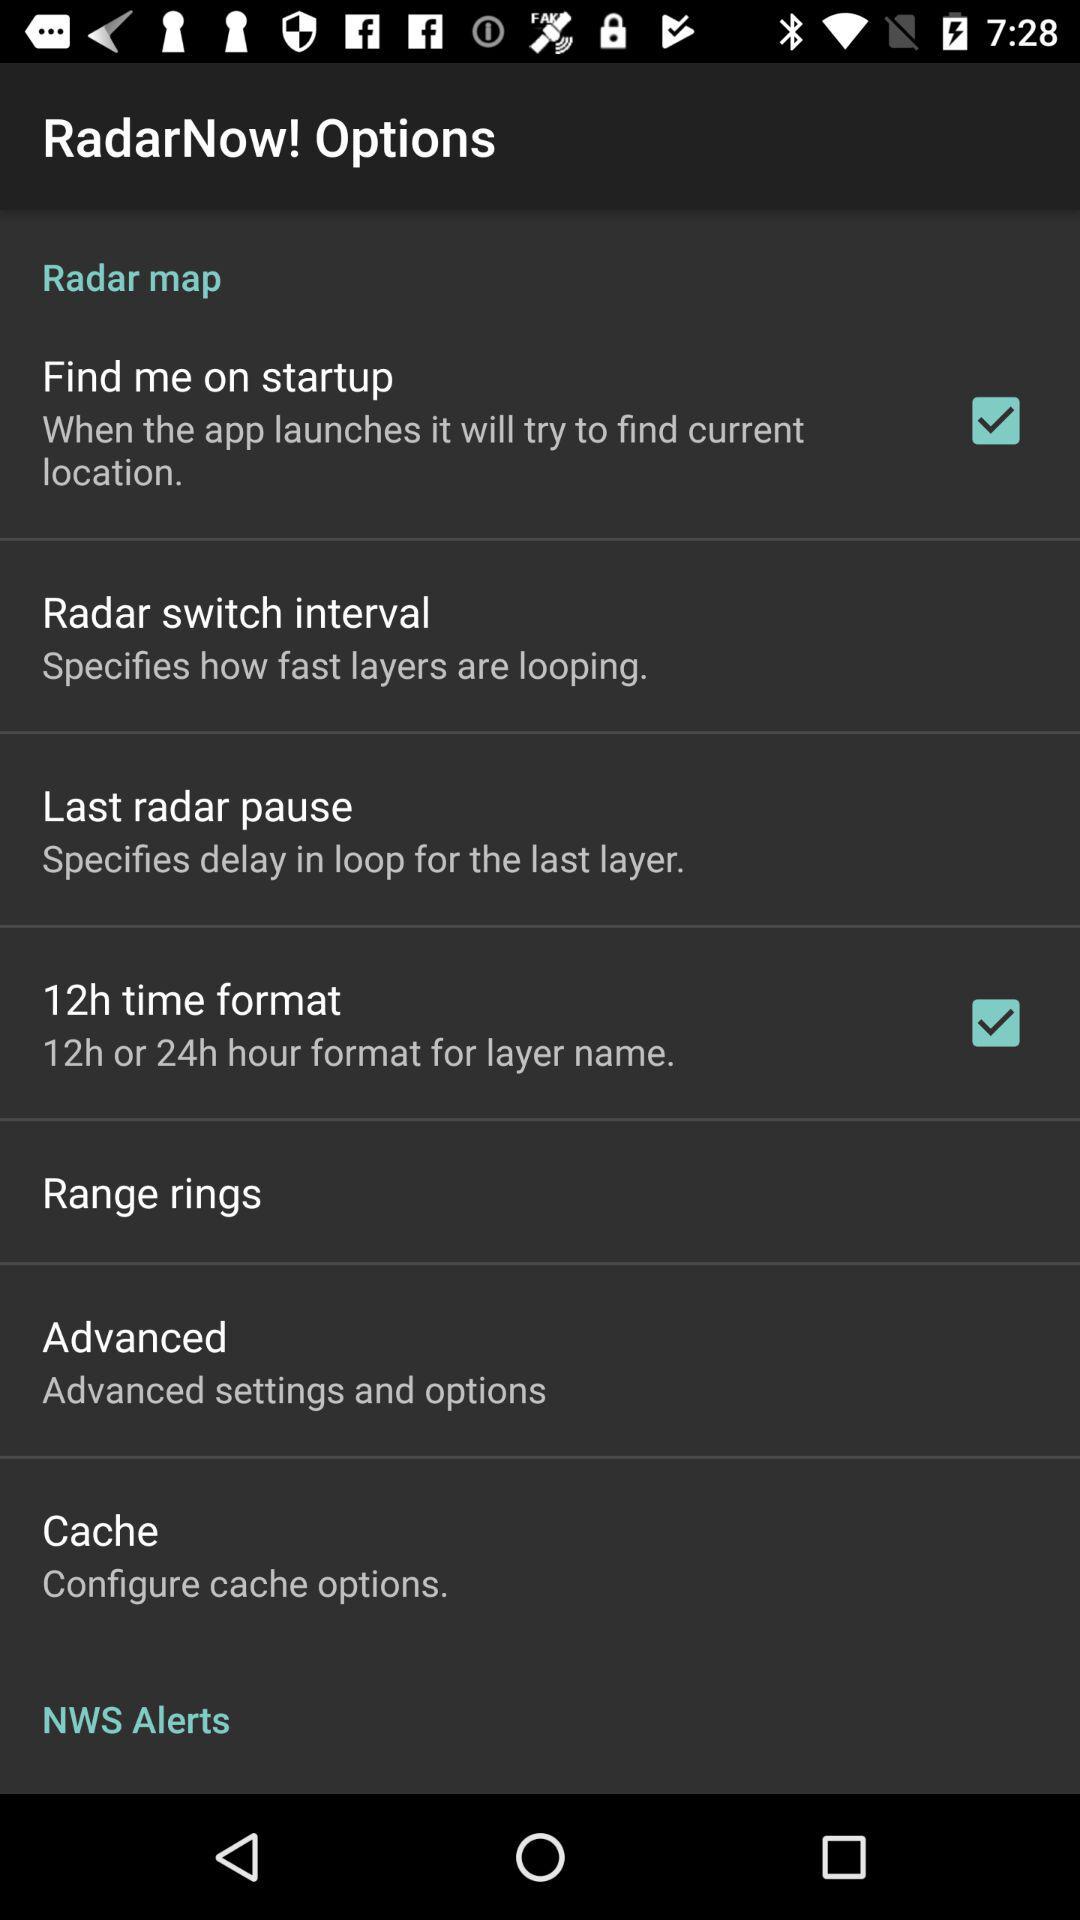  I want to click on the item below the last radar pause, so click(363, 858).